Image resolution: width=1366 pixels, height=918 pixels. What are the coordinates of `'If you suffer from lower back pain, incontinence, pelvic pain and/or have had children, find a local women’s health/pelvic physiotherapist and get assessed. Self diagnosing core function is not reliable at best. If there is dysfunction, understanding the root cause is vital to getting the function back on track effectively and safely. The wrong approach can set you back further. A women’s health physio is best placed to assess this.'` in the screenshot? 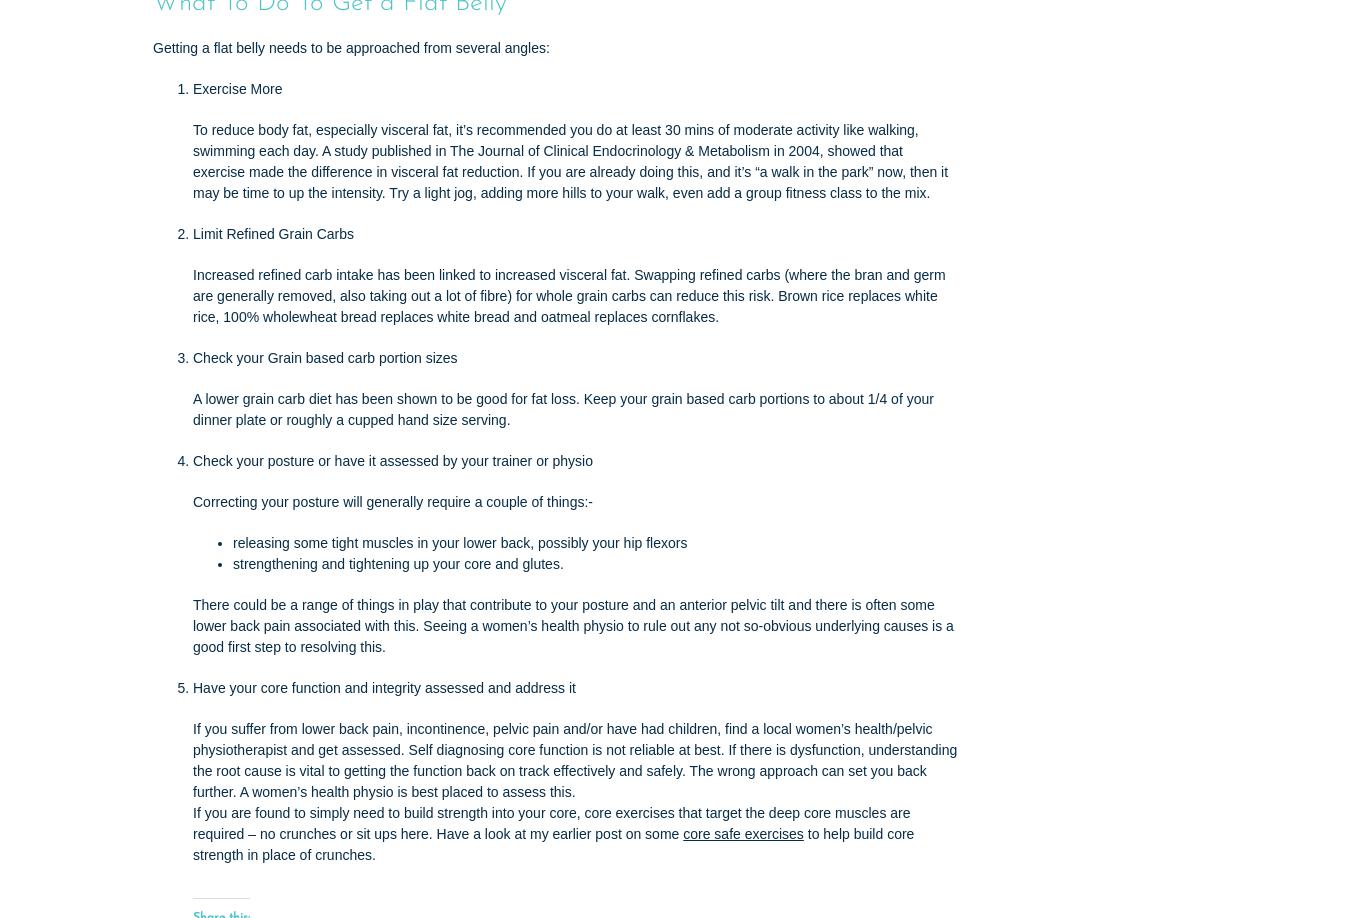 It's located at (573, 759).